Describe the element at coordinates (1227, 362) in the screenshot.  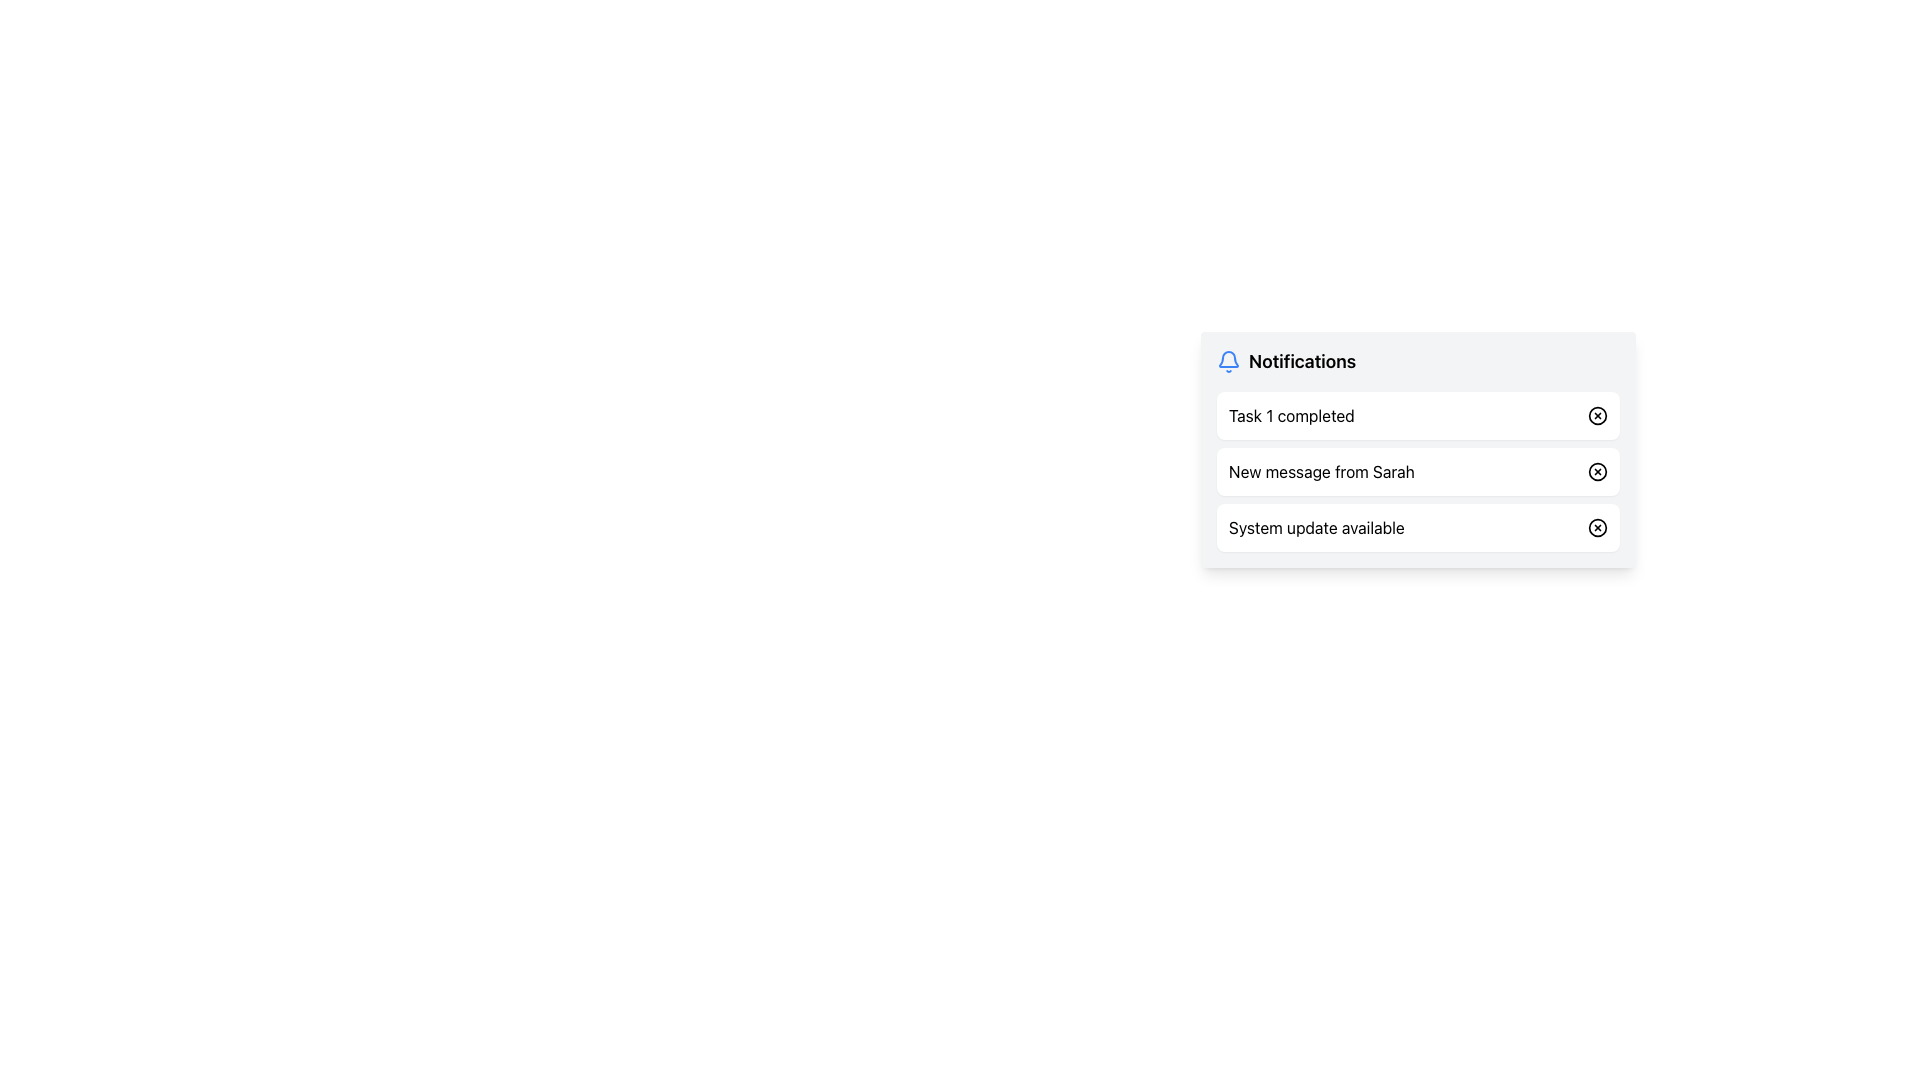
I see `the blue bell-shaped icon associated with the 'Notifications' text` at that location.